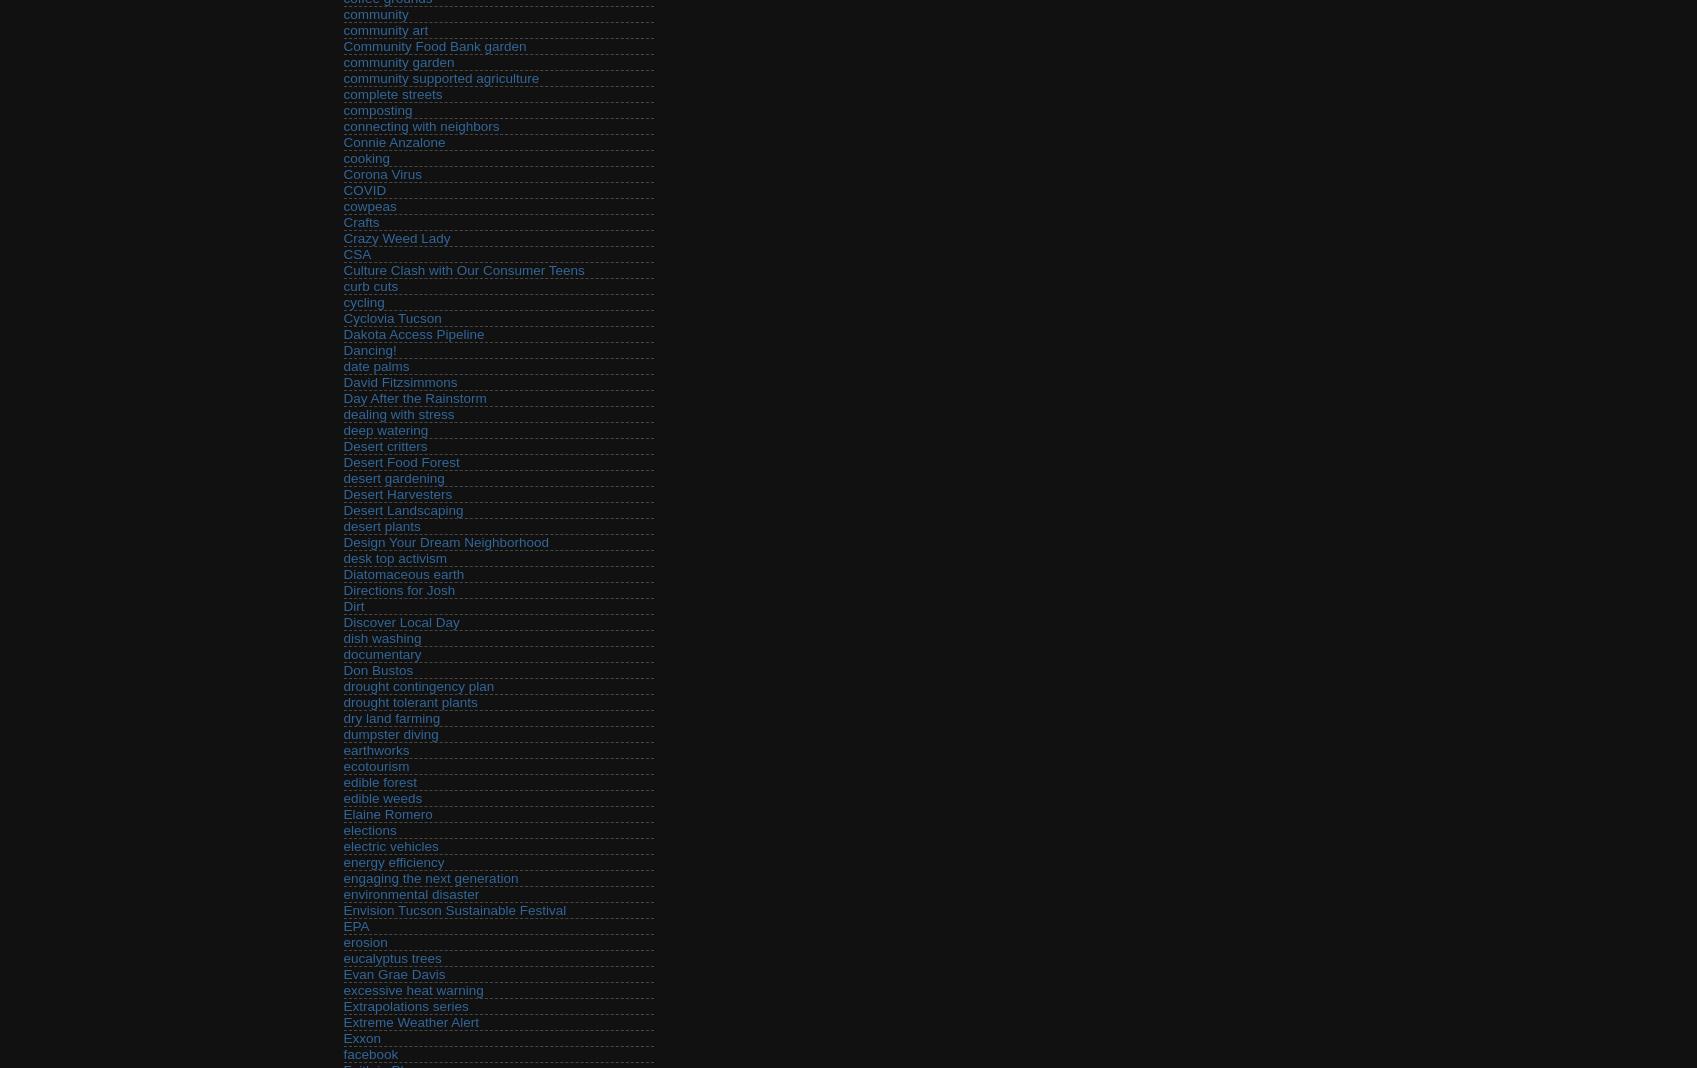 The height and width of the screenshot is (1068, 1697). Describe the element at coordinates (370, 1054) in the screenshot. I see `'facebook'` at that location.